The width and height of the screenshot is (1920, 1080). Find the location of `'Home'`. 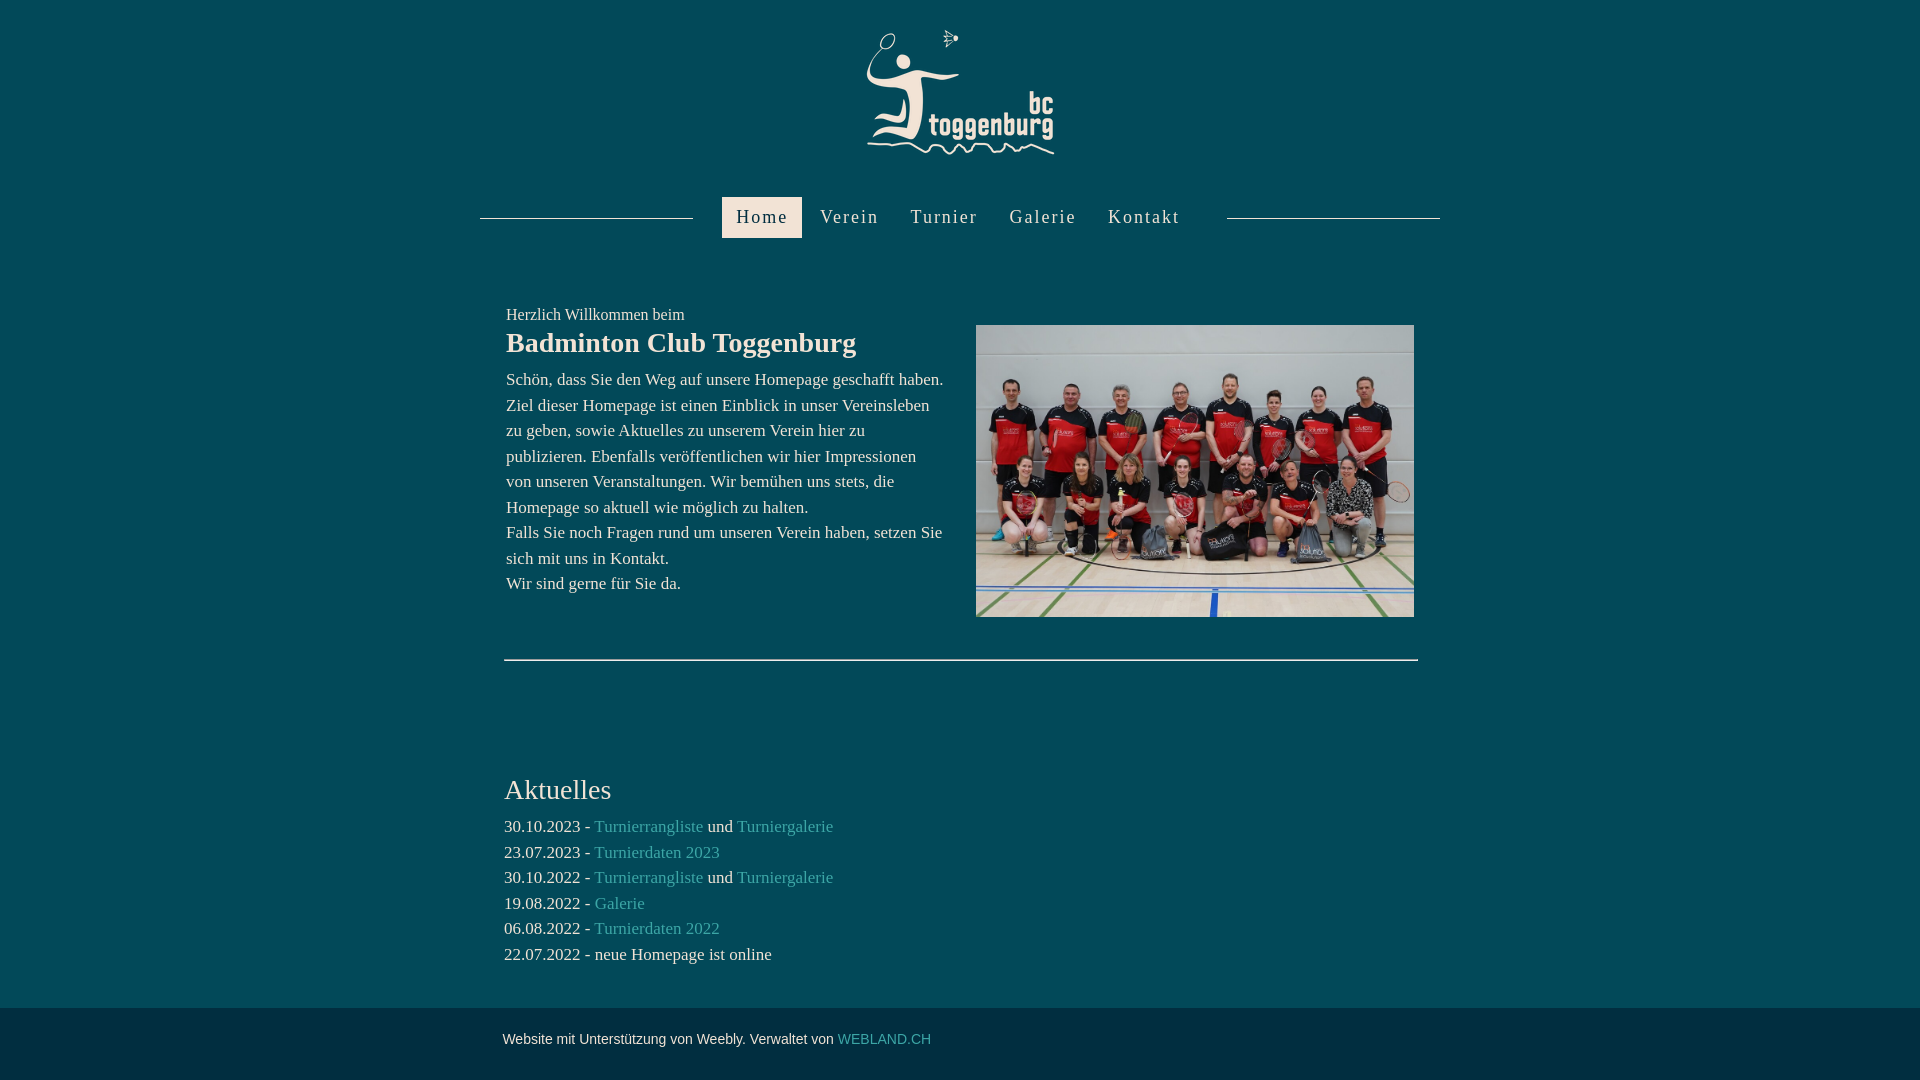

'Home' is located at coordinates (761, 217).